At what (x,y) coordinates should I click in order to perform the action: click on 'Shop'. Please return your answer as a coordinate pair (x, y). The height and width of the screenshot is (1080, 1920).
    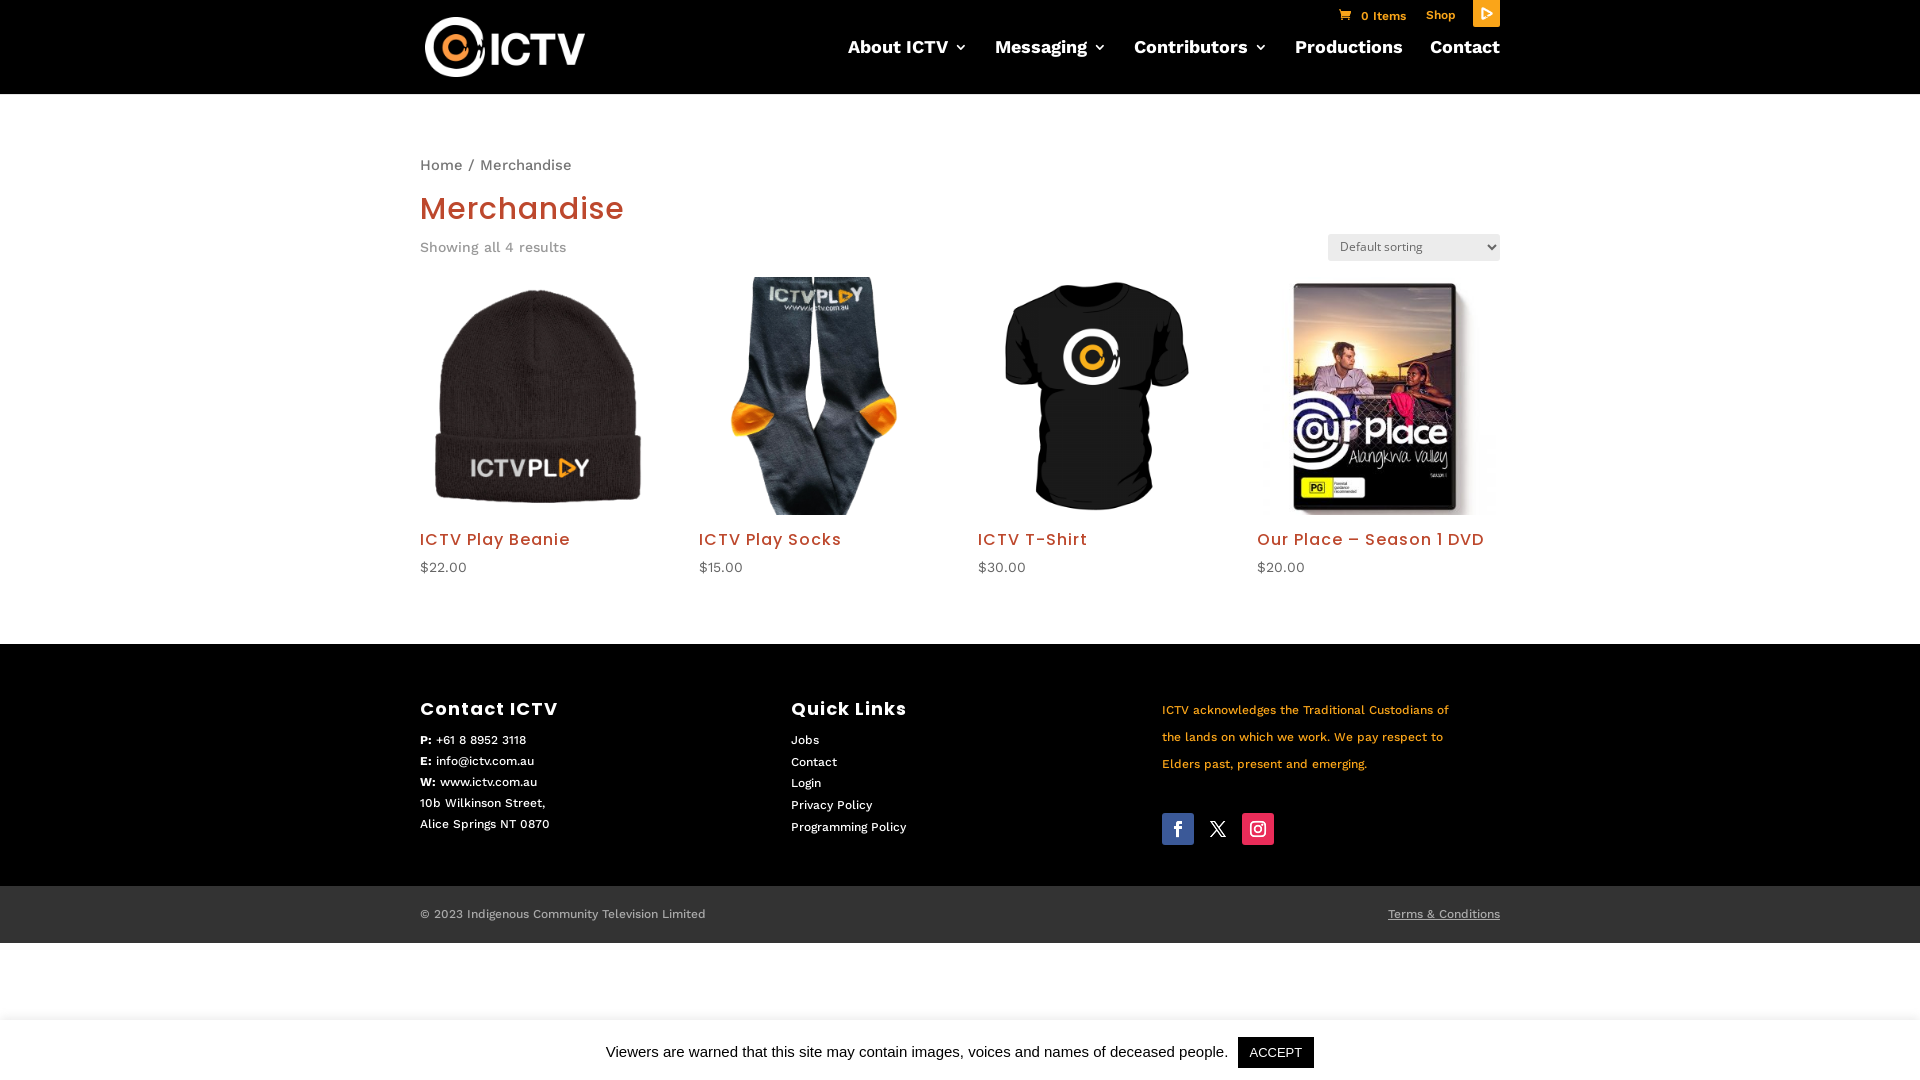
    Looking at the image, I should click on (1440, 19).